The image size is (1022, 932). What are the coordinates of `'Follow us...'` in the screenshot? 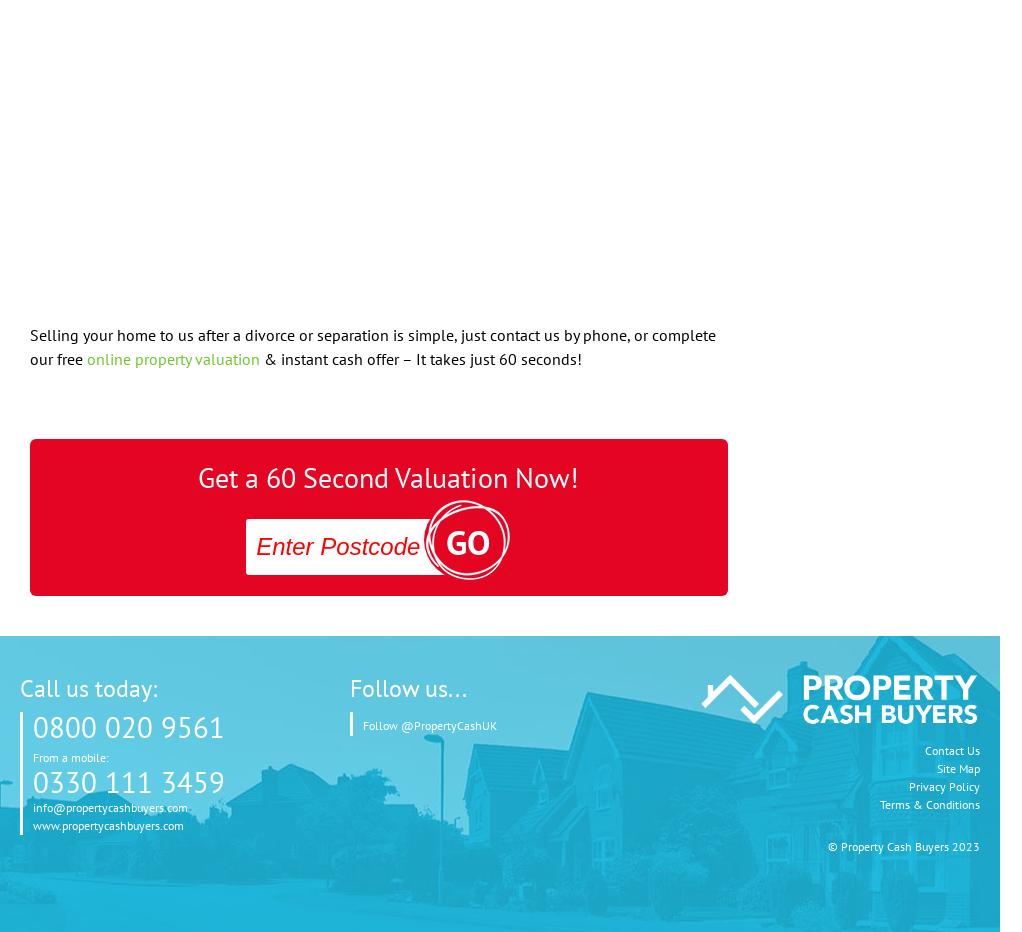 It's located at (350, 687).